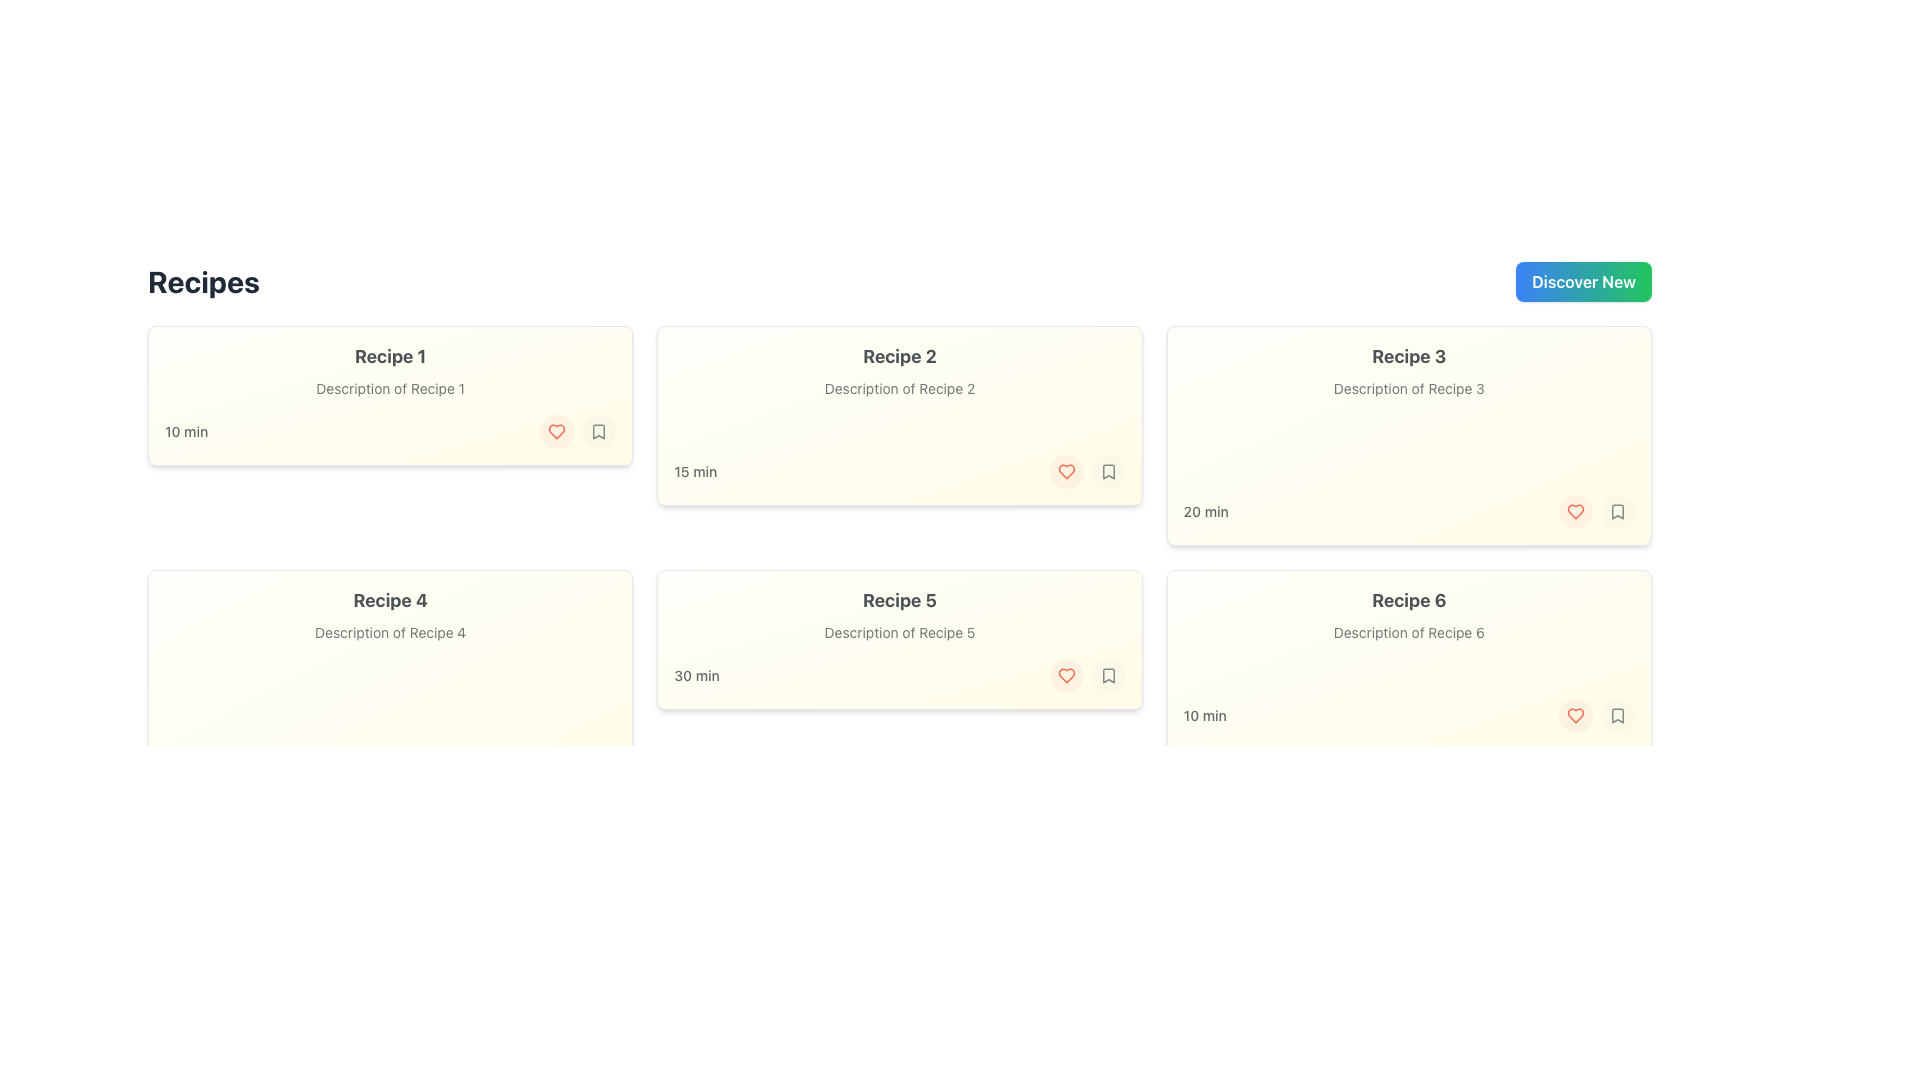  I want to click on the bookmarking button located to the right of the red-colored heart icon button in the bottom right corner of the 'Recipe 3' card, so click(1617, 511).